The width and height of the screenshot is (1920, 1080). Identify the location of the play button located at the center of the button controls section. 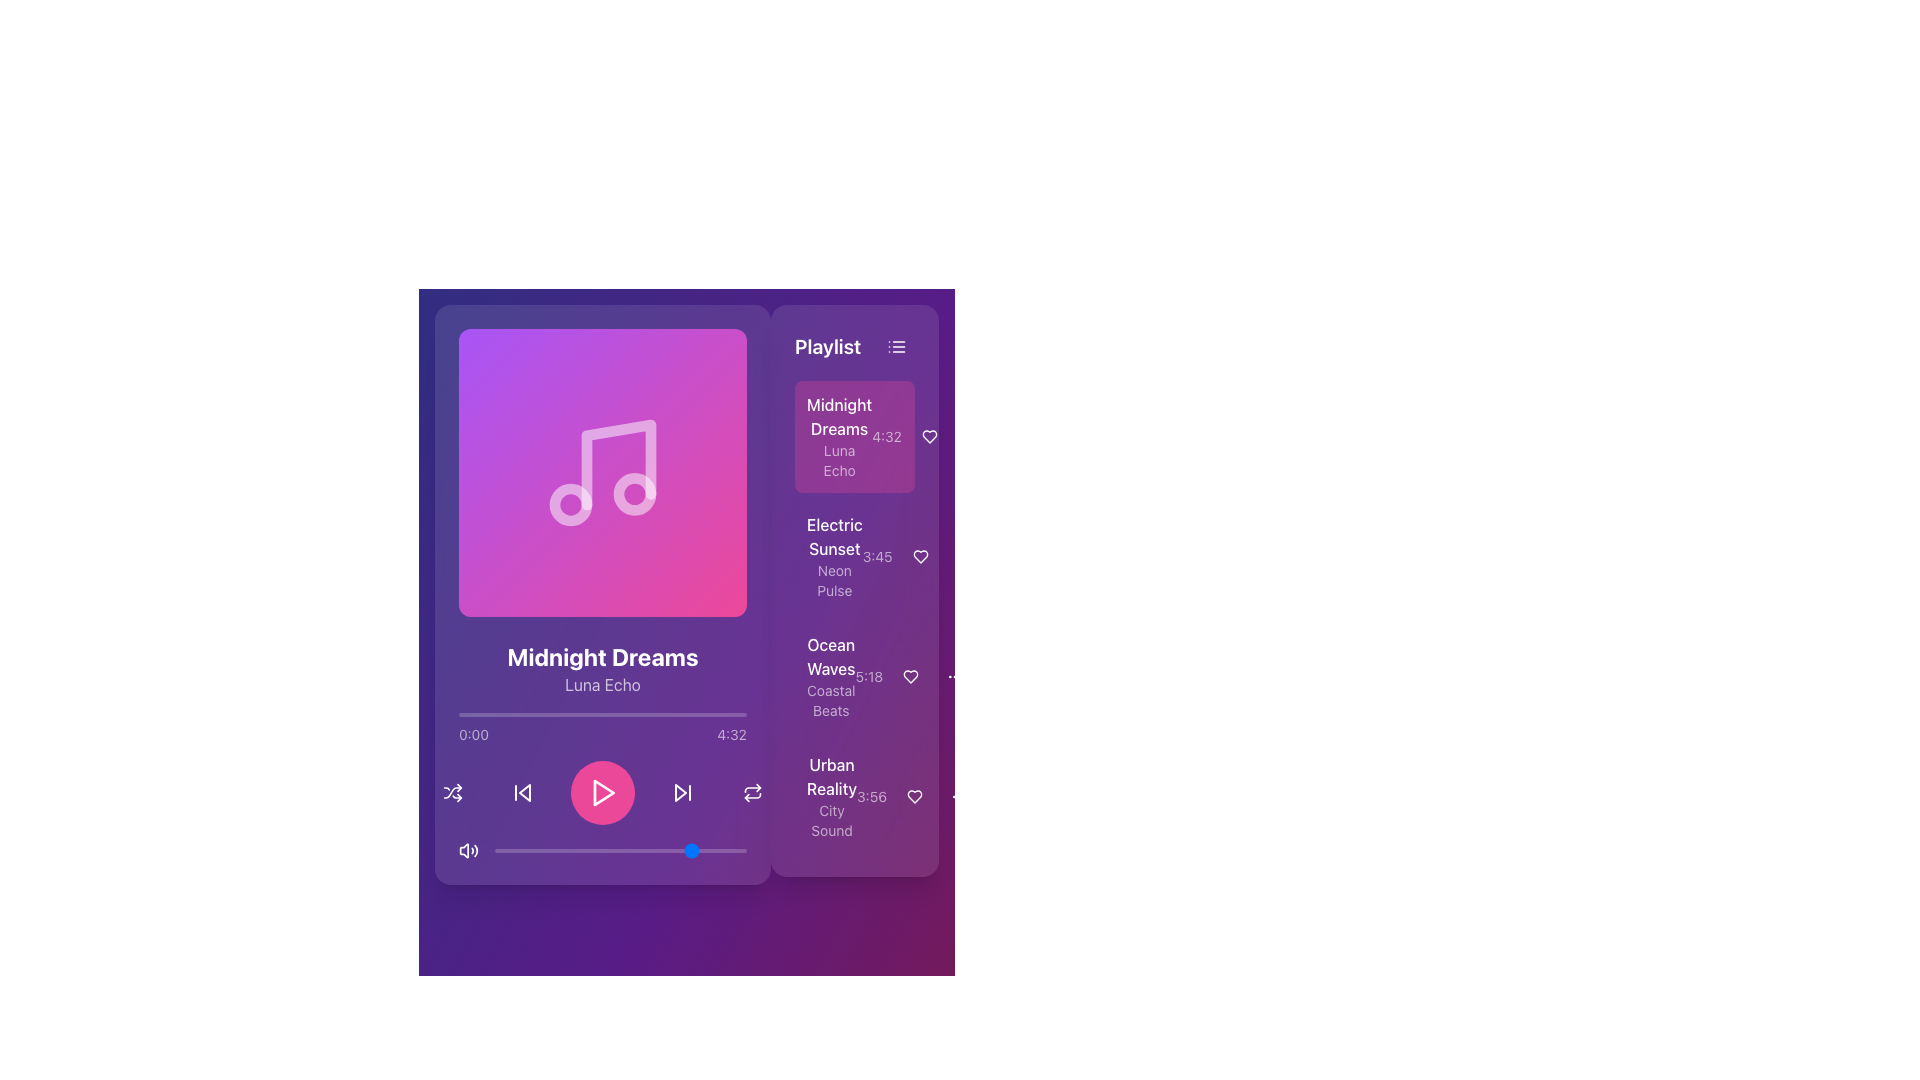
(602, 792).